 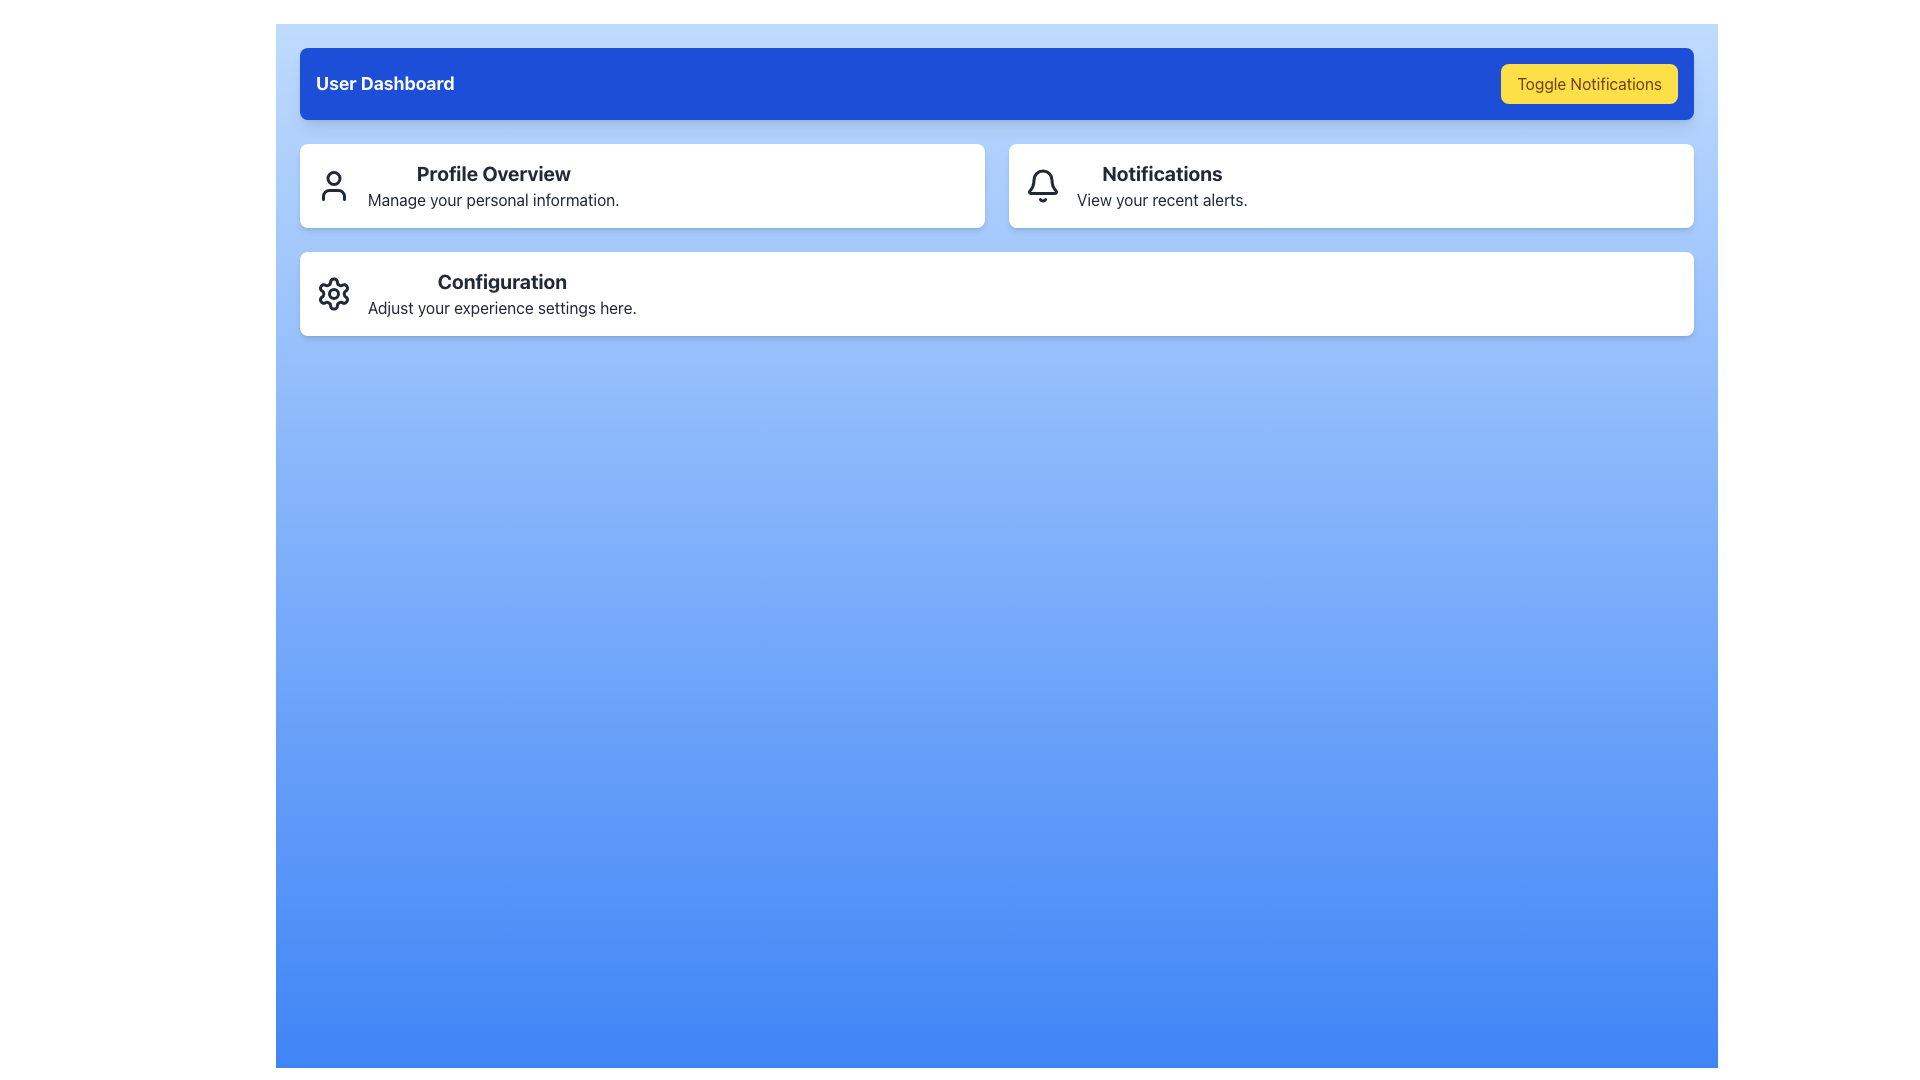 What do you see at coordinates (493, 185) in the screenshot?
I see `informational text block titled 'Profile' located at the top-left quadrant of the application's dashboard, which provides an overview of this section` at bounding box center [493, 185].